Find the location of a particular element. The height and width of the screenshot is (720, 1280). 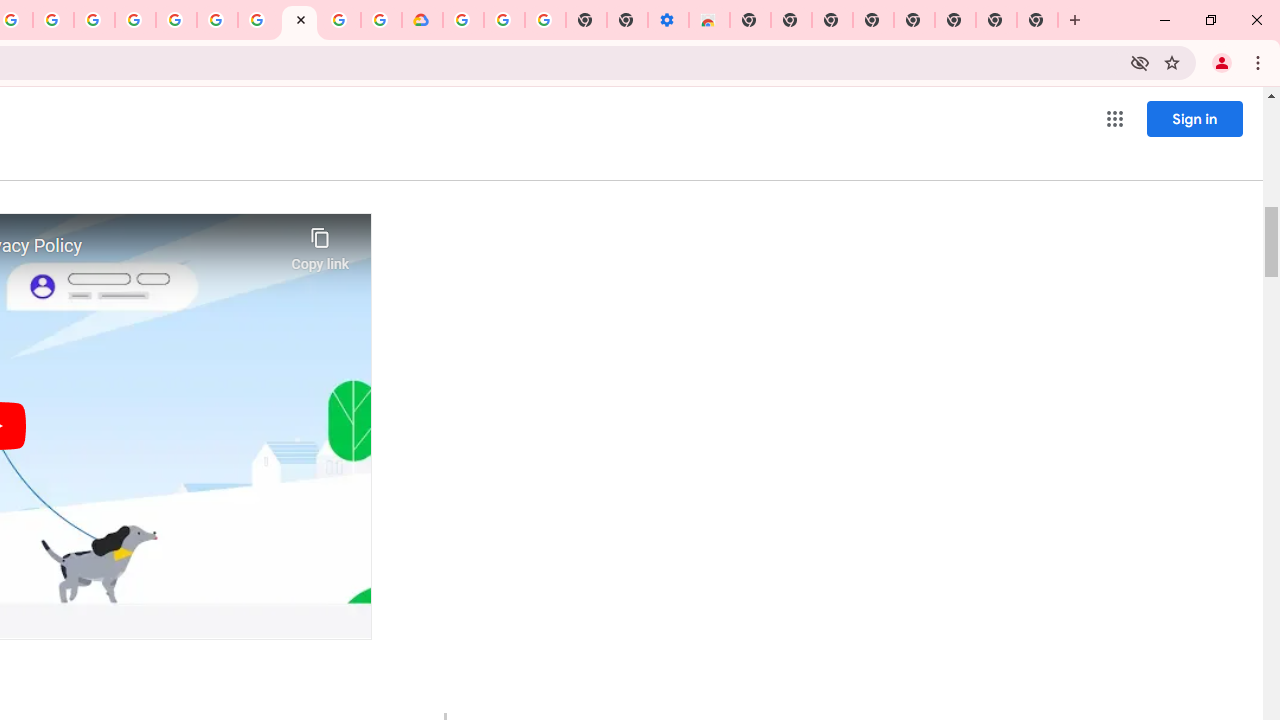

'Turn cookies on or off - Computer - Google Account Help' is located at coordinates (545, 20).